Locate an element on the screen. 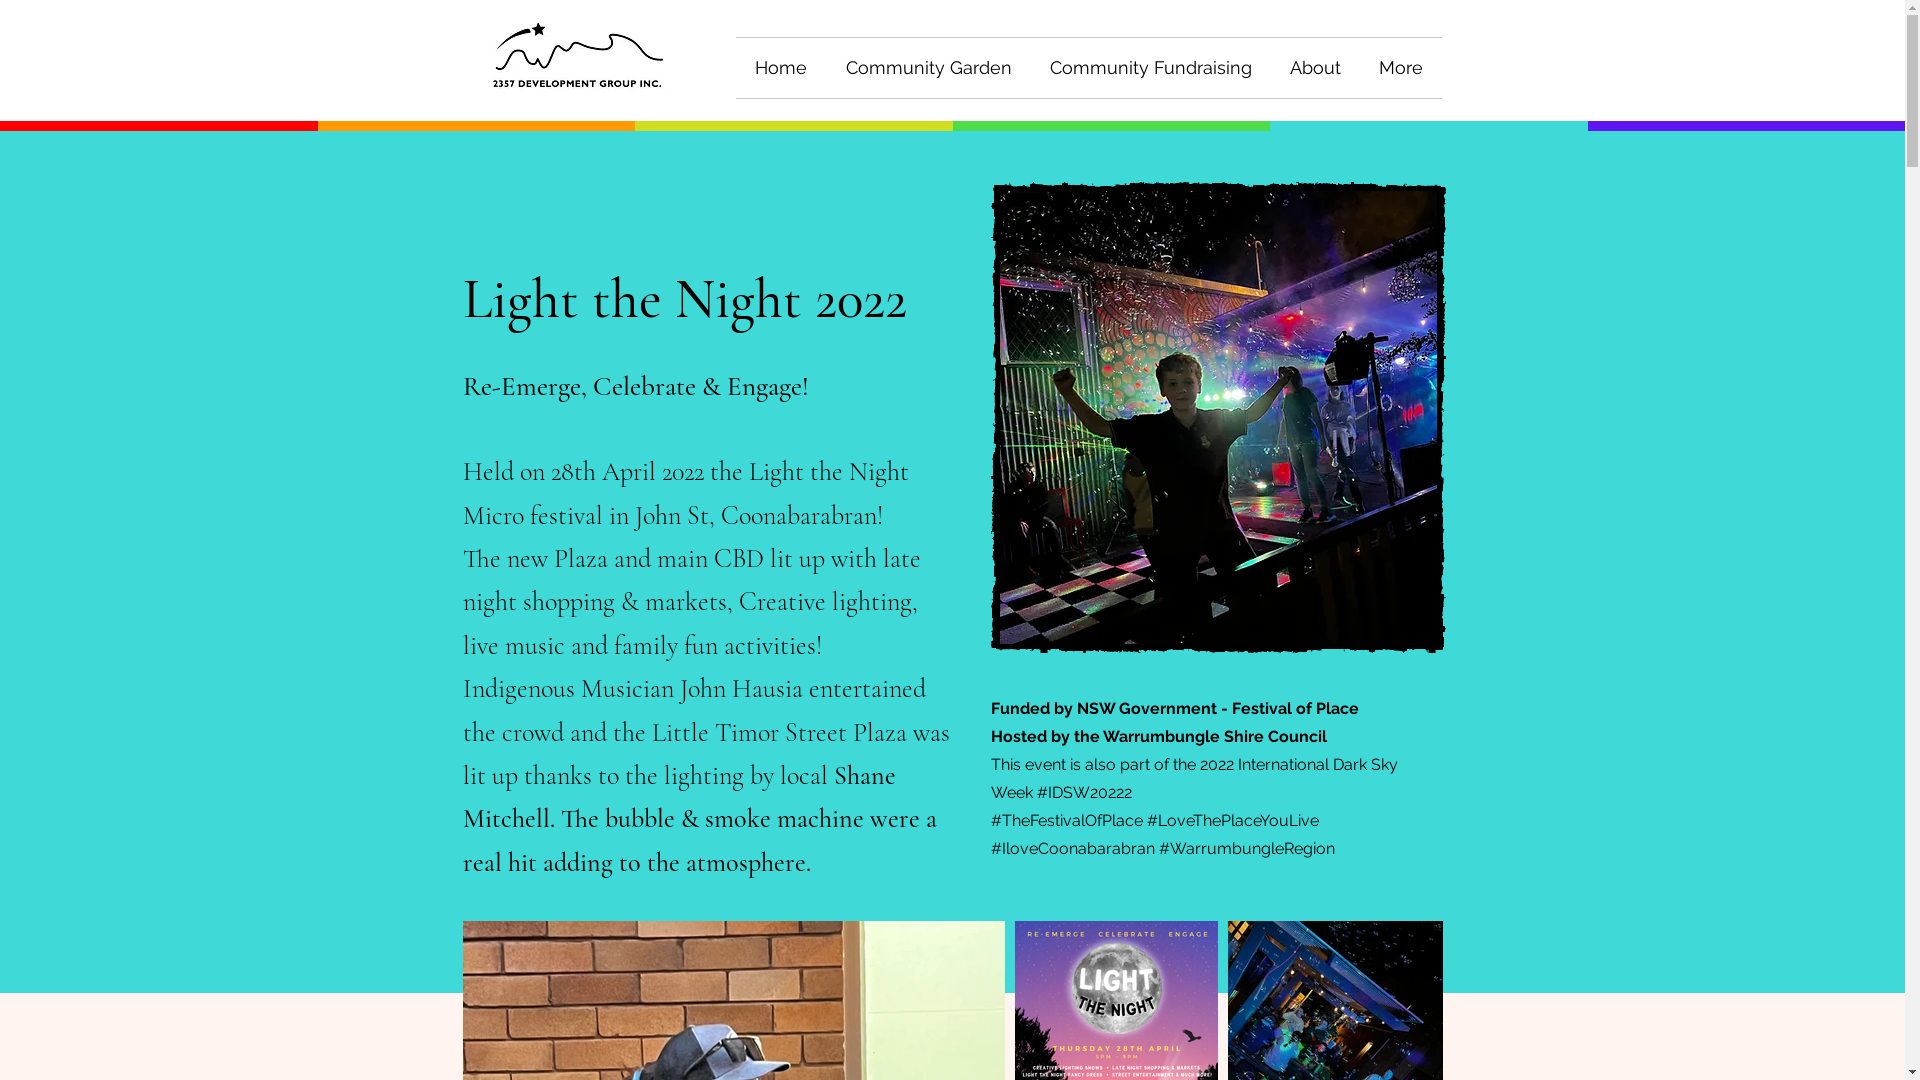  'About' is located at coordinates (1269, 67).